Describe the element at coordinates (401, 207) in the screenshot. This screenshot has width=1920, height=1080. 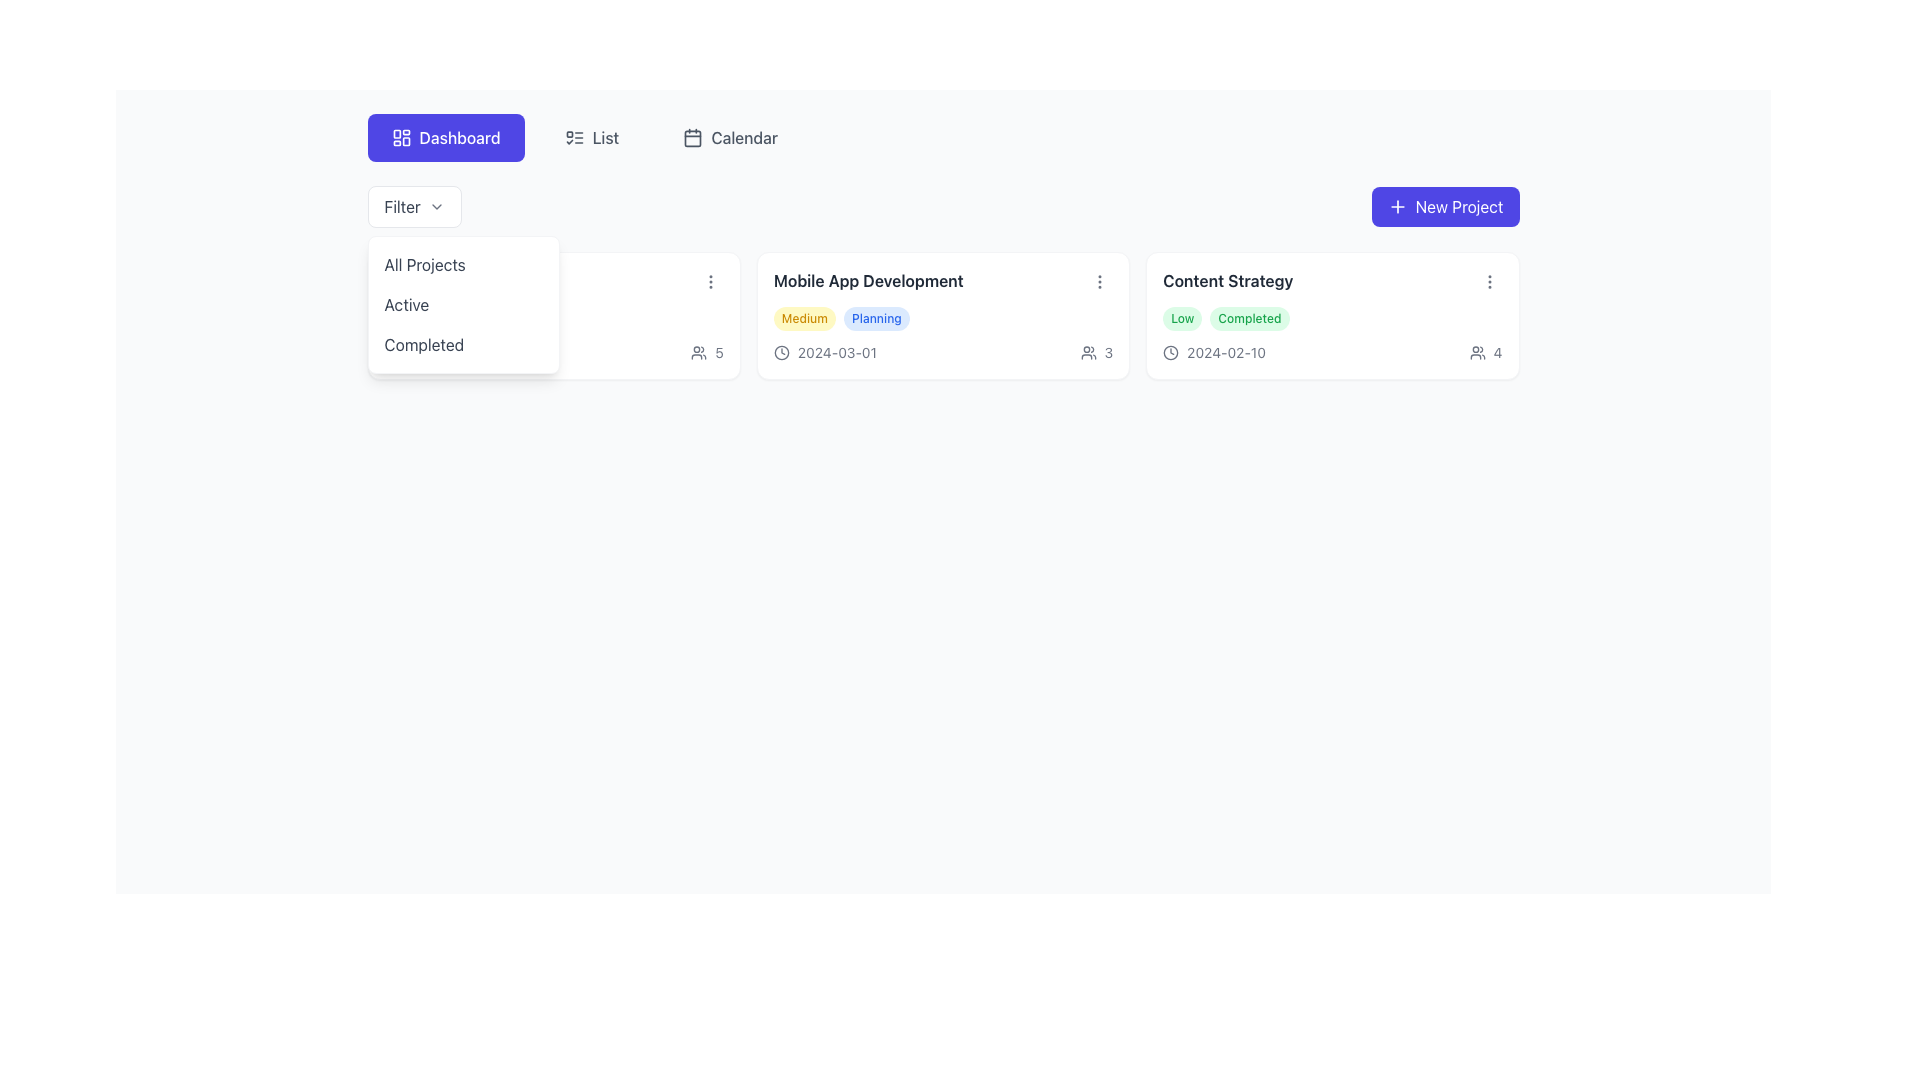
I see `'Filter' text label, which is part of a button-like structure in the upper-left portion of the layout` at that location.